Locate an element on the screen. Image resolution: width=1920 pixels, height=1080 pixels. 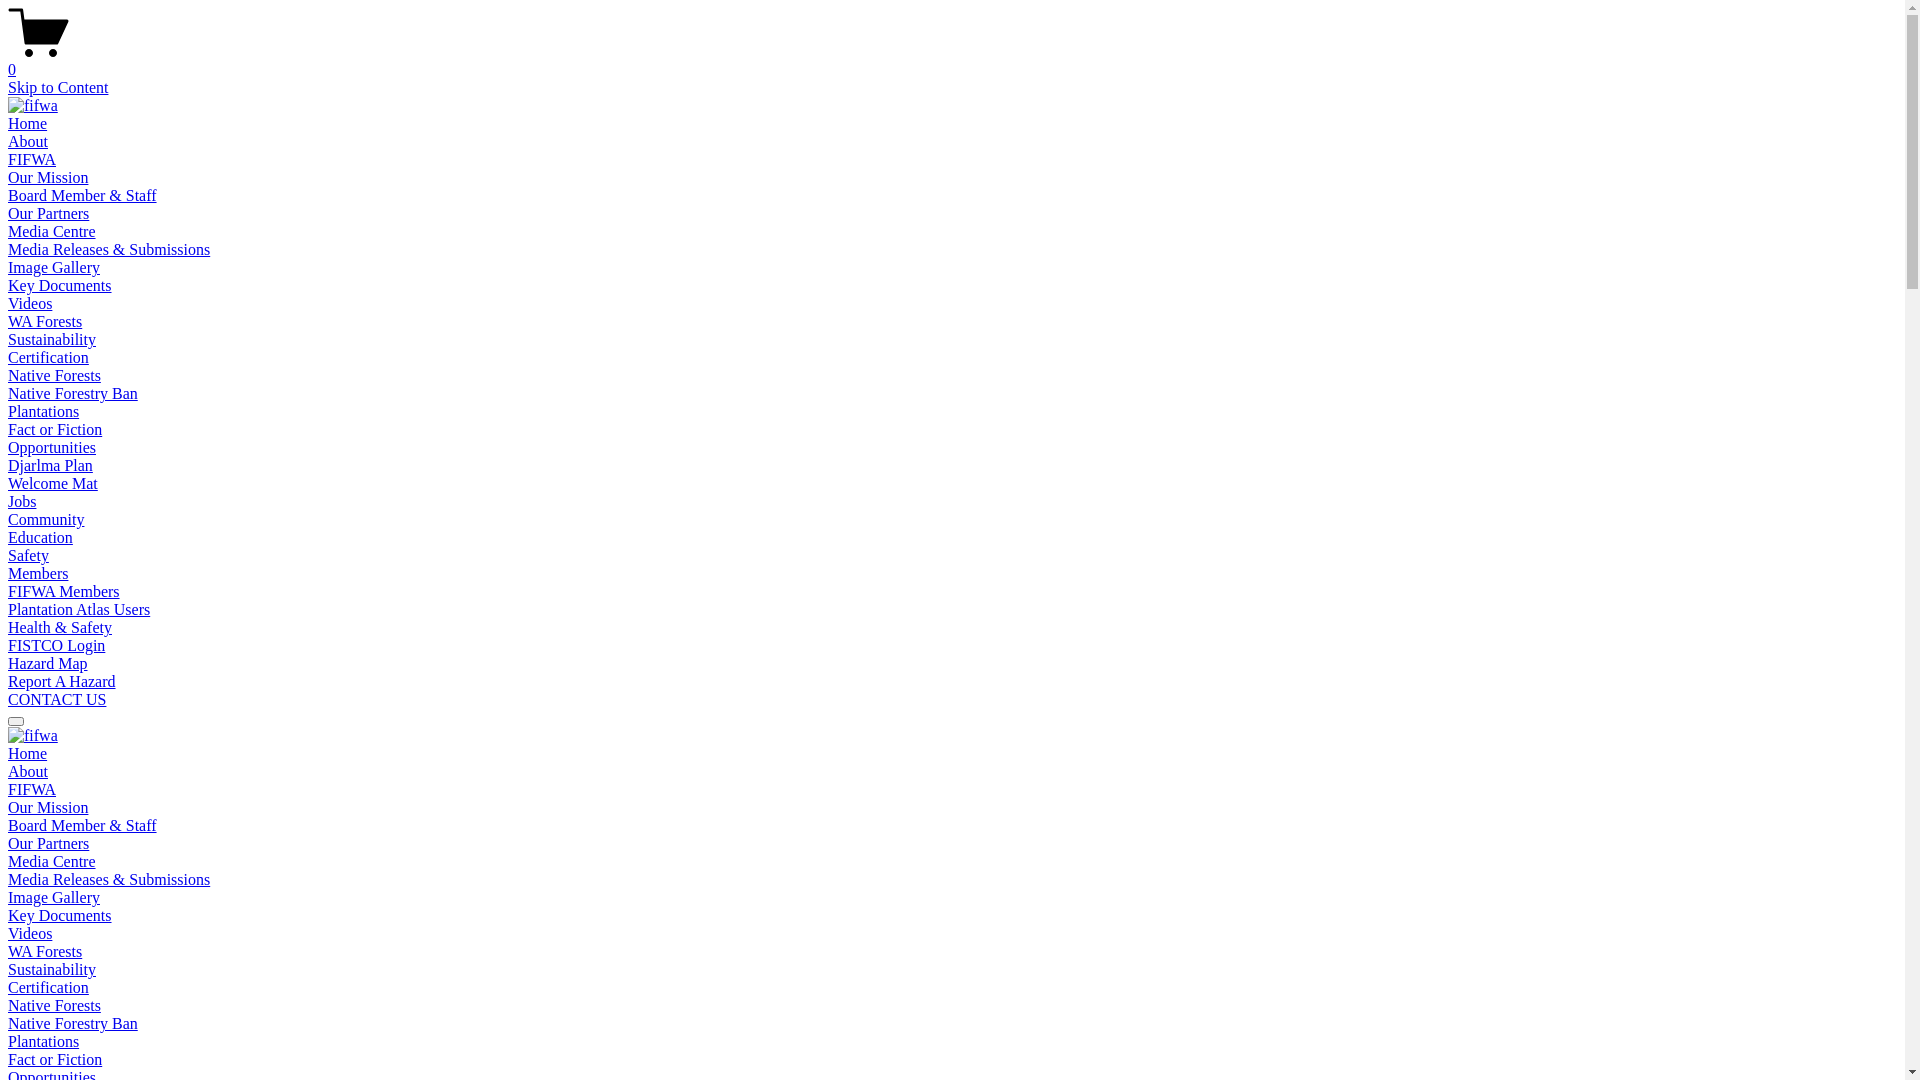
'Report A Hazard' is located at coordinates (8, 680).